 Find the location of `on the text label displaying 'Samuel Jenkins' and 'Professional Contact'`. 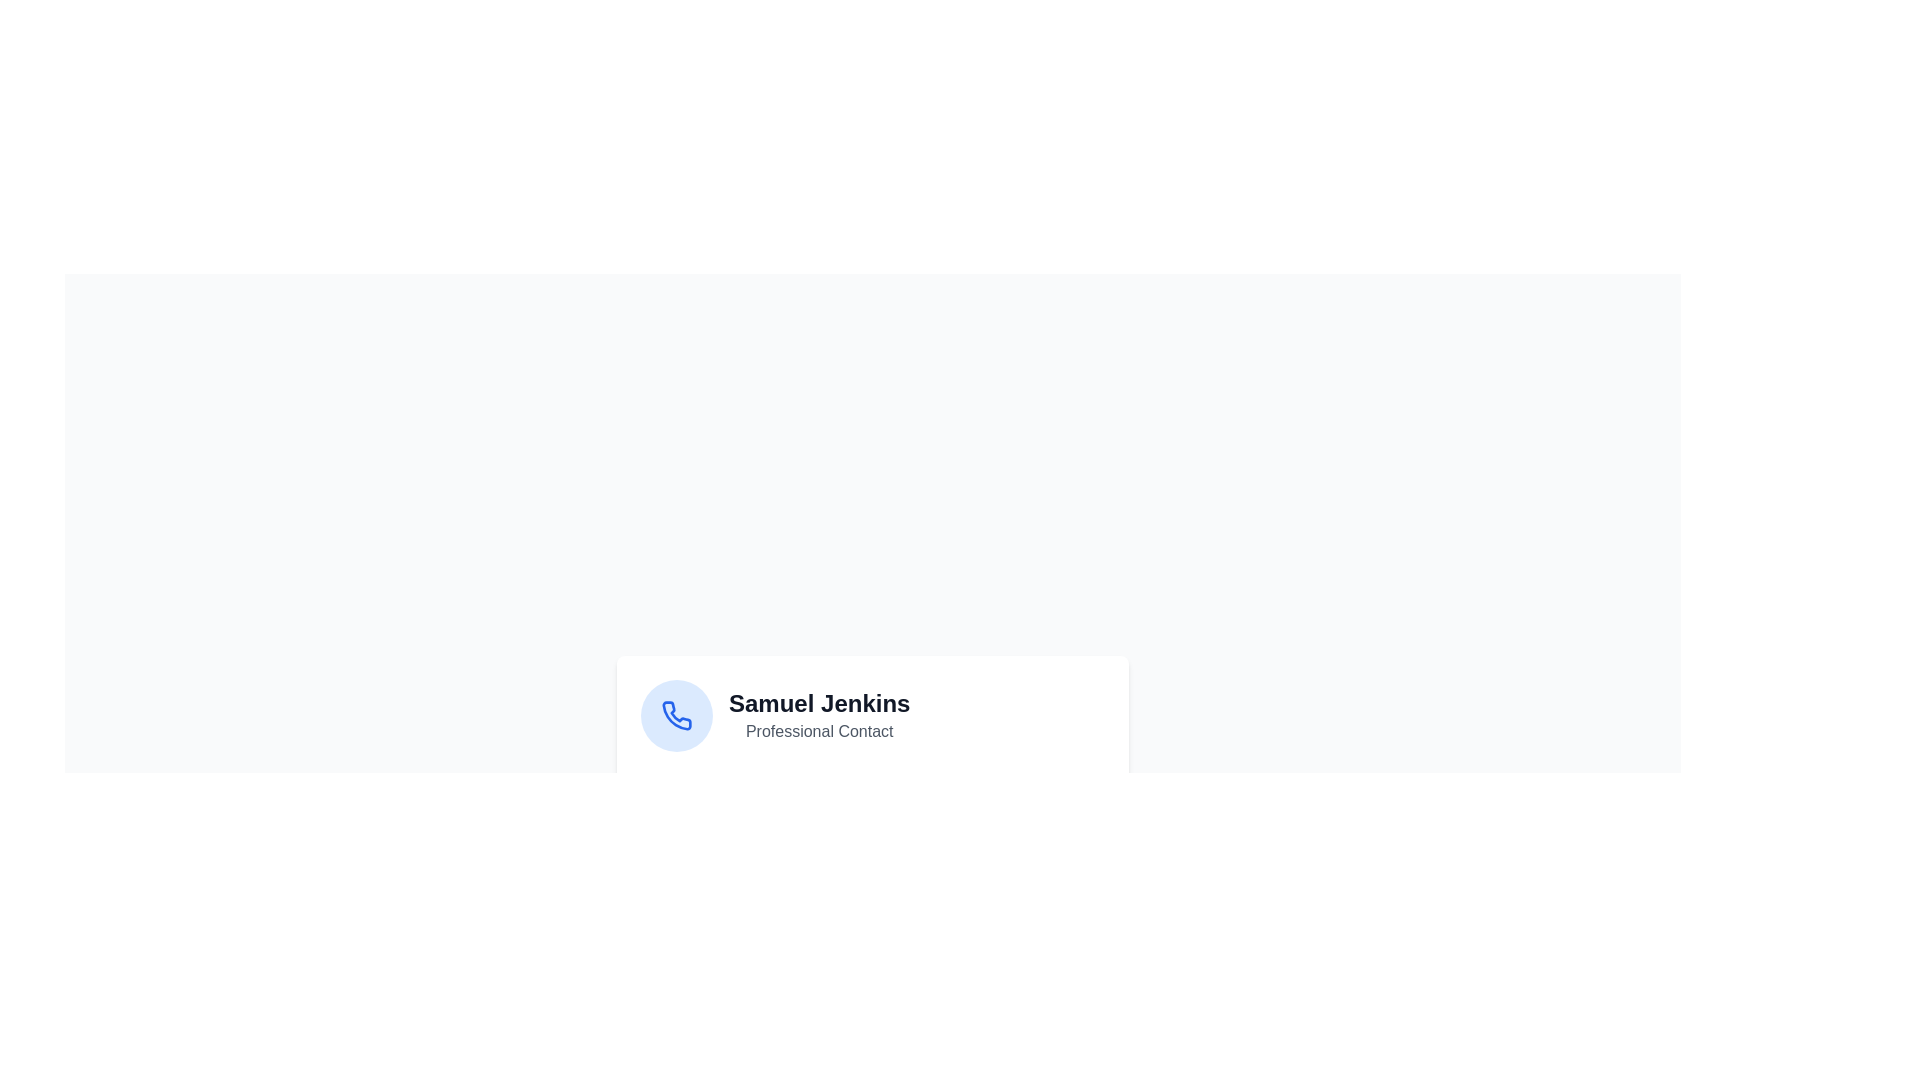

on the text label displaying 'Samuel Jenkins' and 'Professional Contact' is located at coordinates (819, 715).